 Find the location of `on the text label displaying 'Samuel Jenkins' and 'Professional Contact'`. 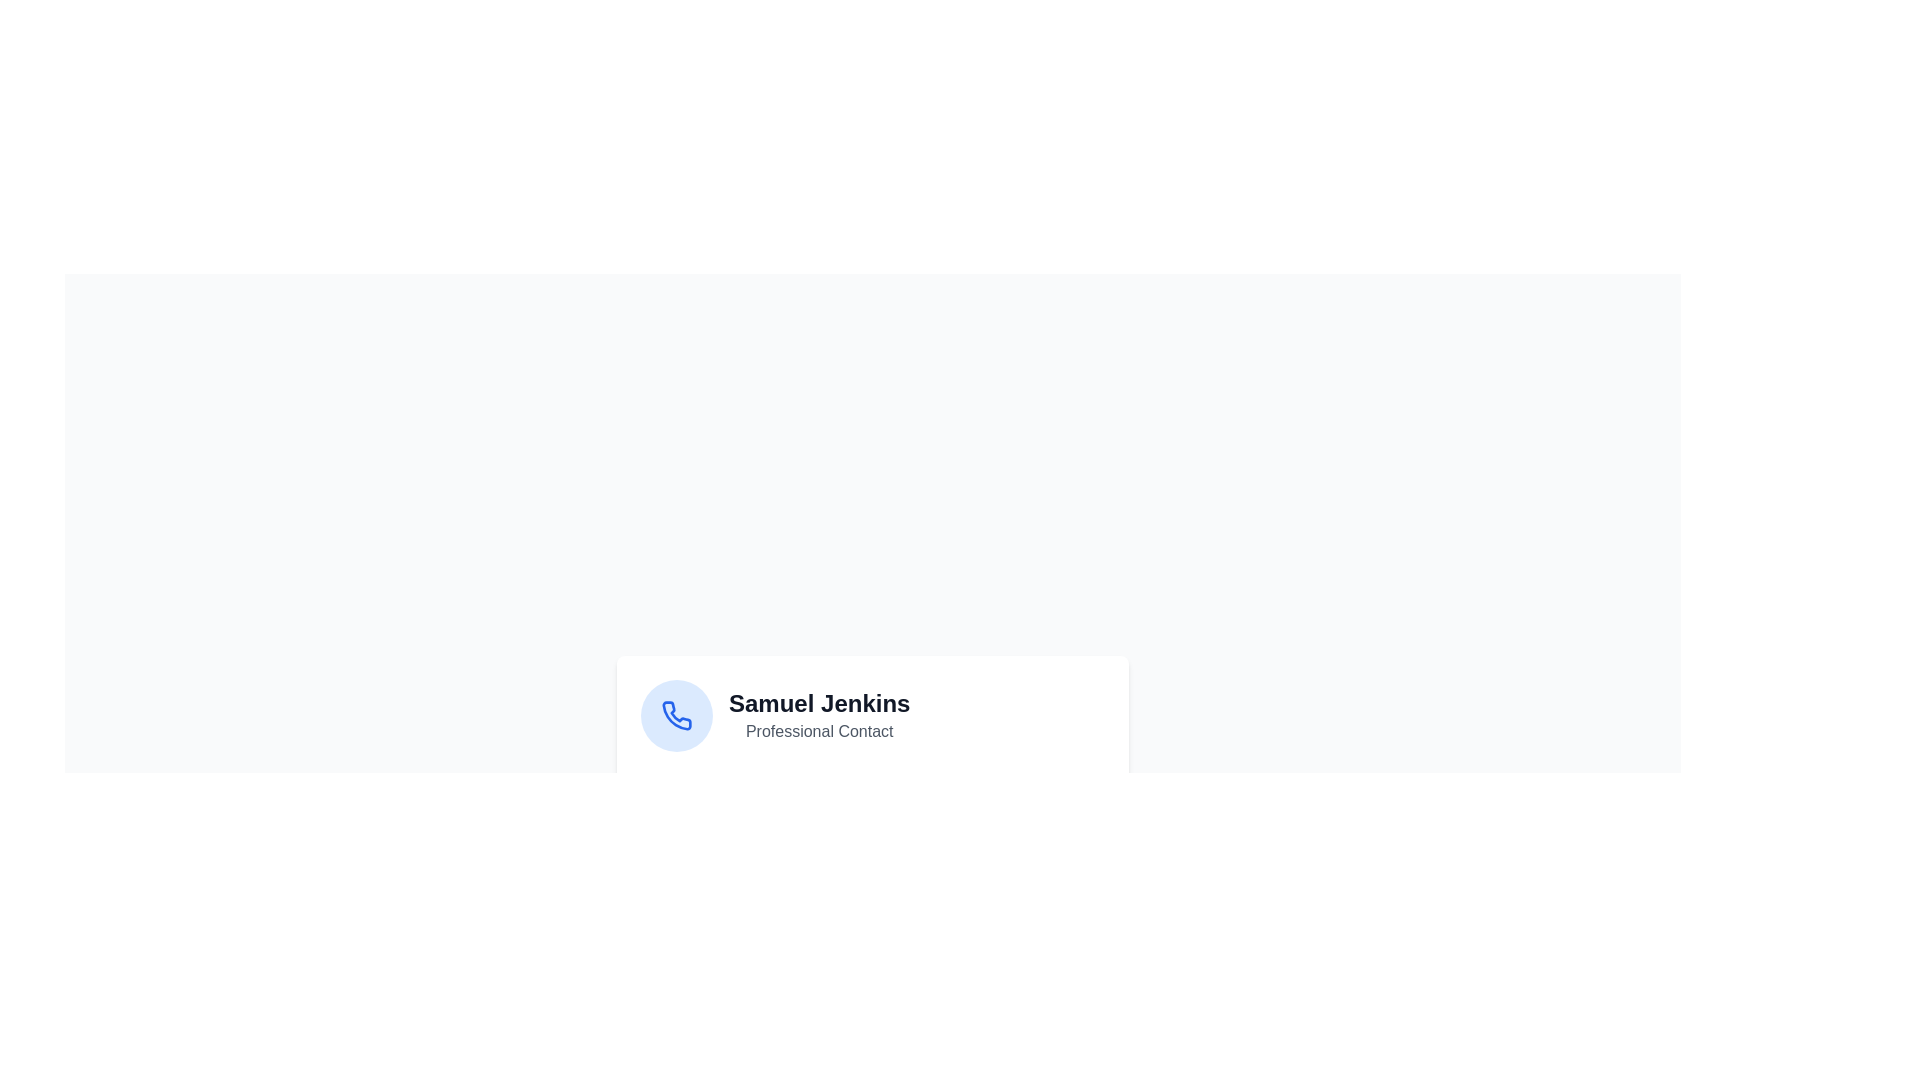

on the text label displaying 'Samuel Jenkins' and 'Professional Contact' is located at coordinates (819, 715).